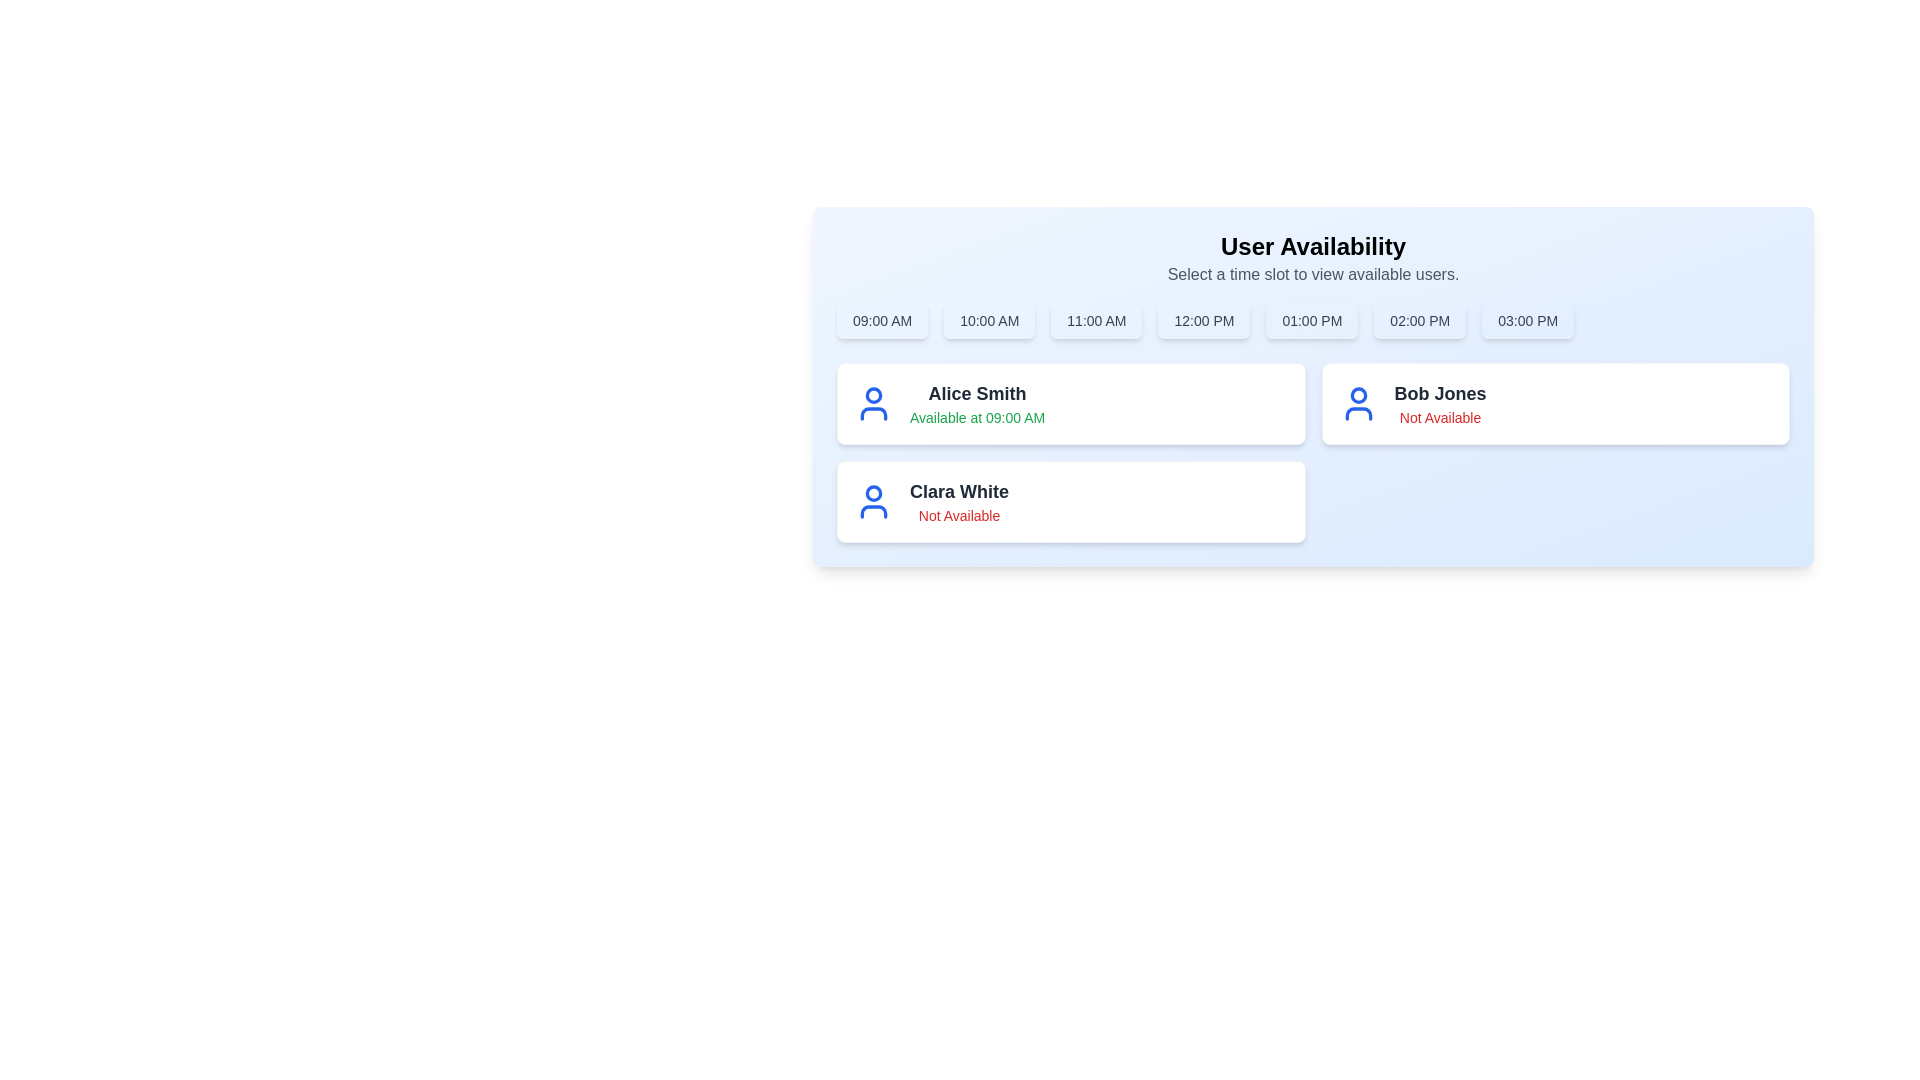 This screenshot has width=1920, height=1080. What do you see at coordinates (873, 394) in the screenshot?
I see `the status icon represented by an SVG circle shape located at the upper left corner of the user card labeled 'Alice Smith'` at bounding box center [873, 394].